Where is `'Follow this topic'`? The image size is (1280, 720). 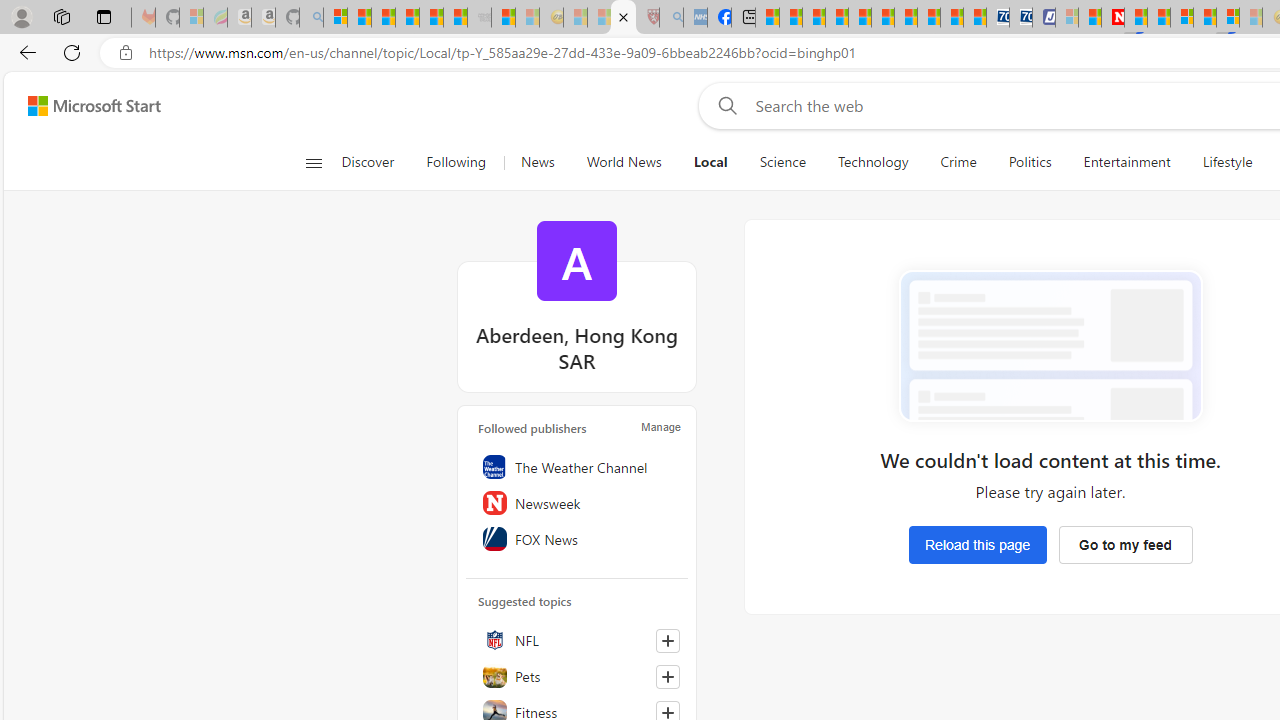
'Follow this topic' is located at coordinates (667, 676).